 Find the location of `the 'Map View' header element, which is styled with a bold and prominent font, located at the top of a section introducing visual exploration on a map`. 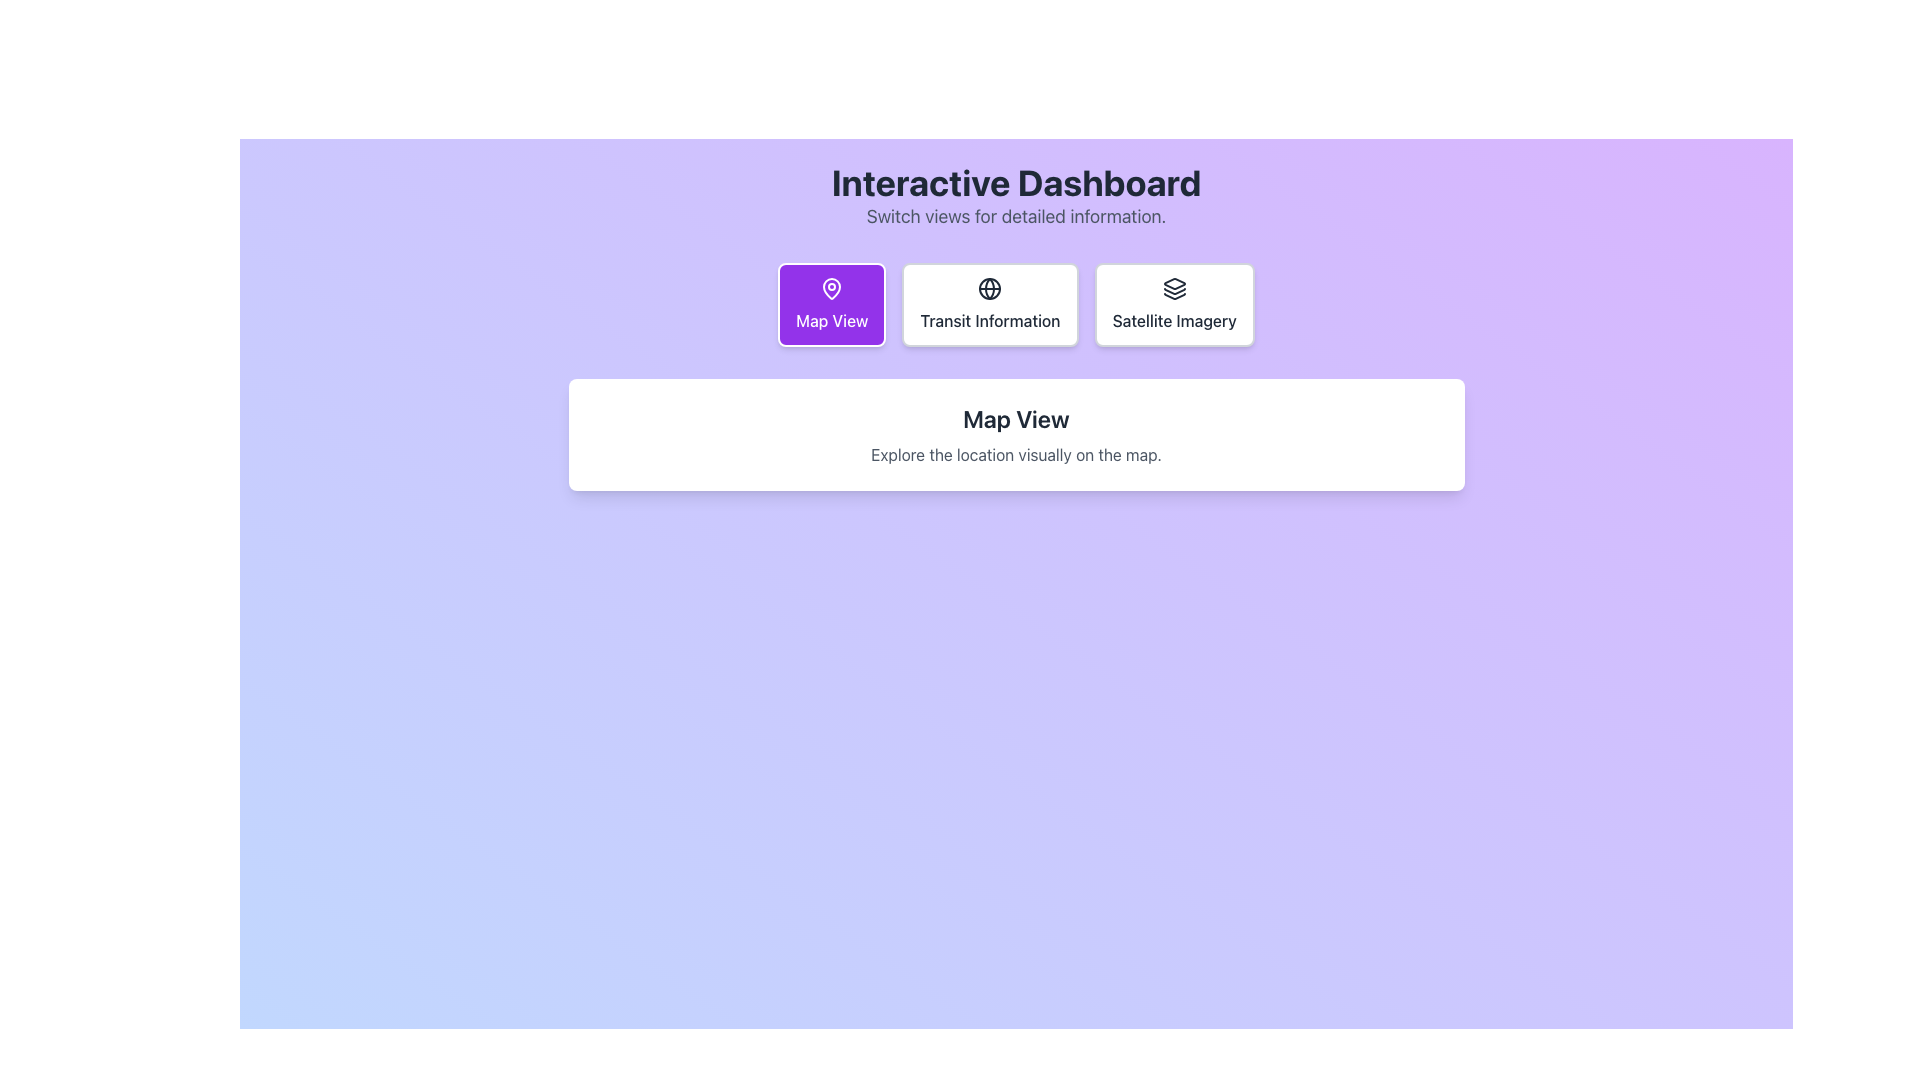

the 'Map View' header element, which is styled with a bold and prominent font, located at the top of a section introducing visual exploration on a map is located at coordinates (1016, 418).